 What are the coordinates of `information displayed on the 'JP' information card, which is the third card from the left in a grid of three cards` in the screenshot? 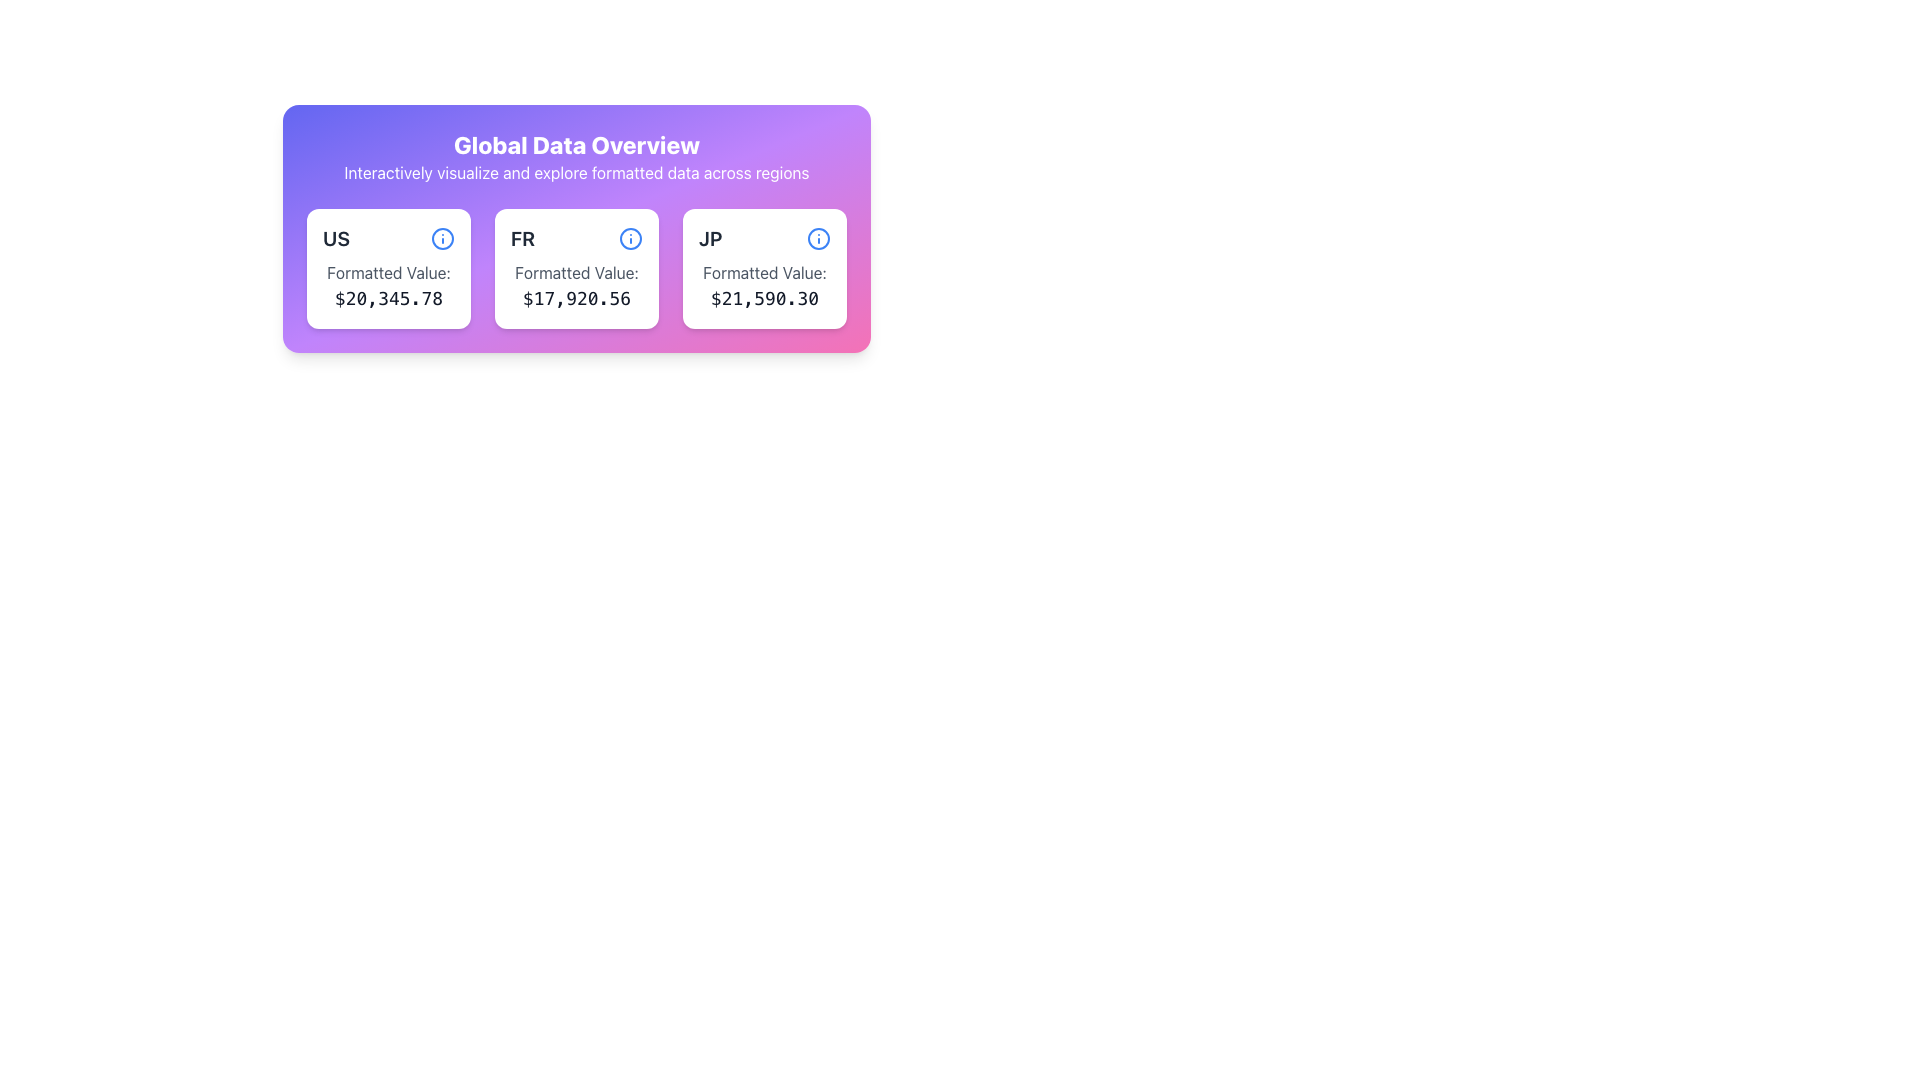 It's located at (763, 268).